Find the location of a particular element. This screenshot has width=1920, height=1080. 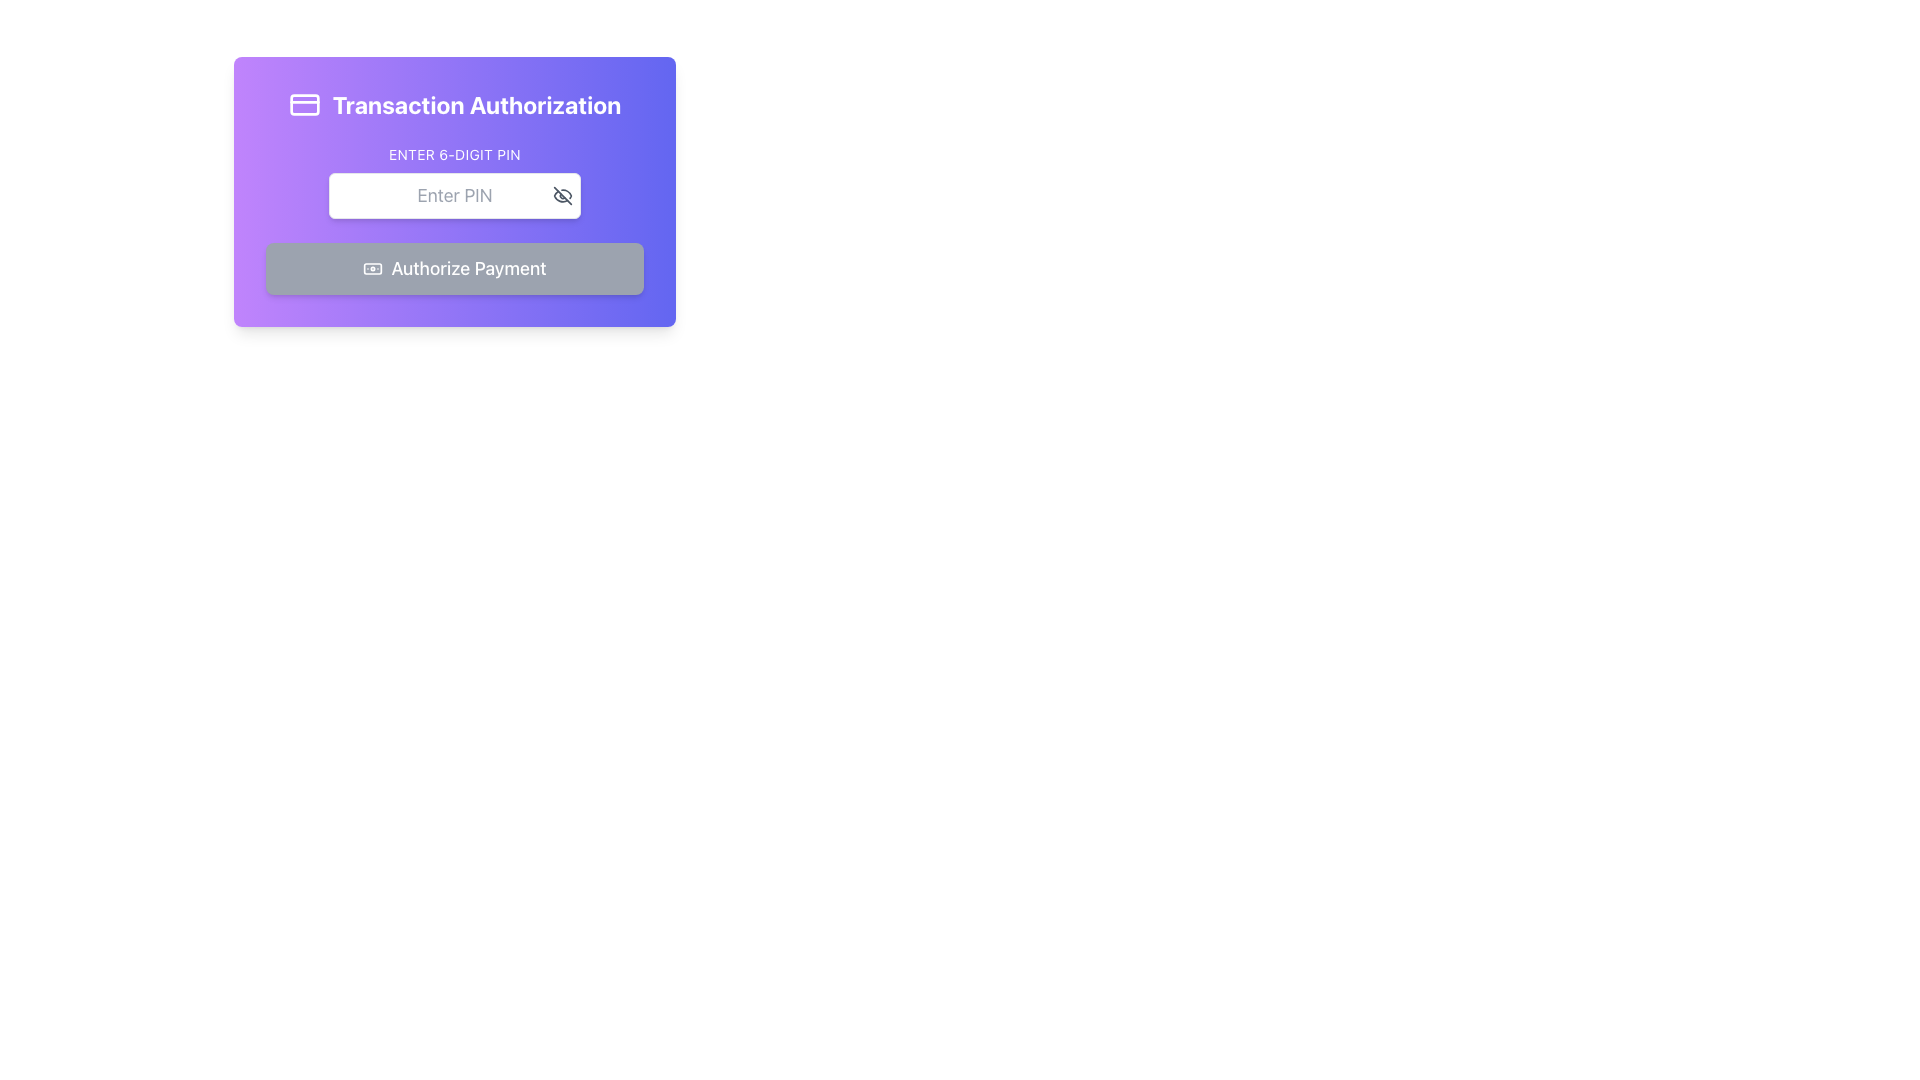

the Header element that provides context for the transaction authorization process is located at coordinates (454, 104).